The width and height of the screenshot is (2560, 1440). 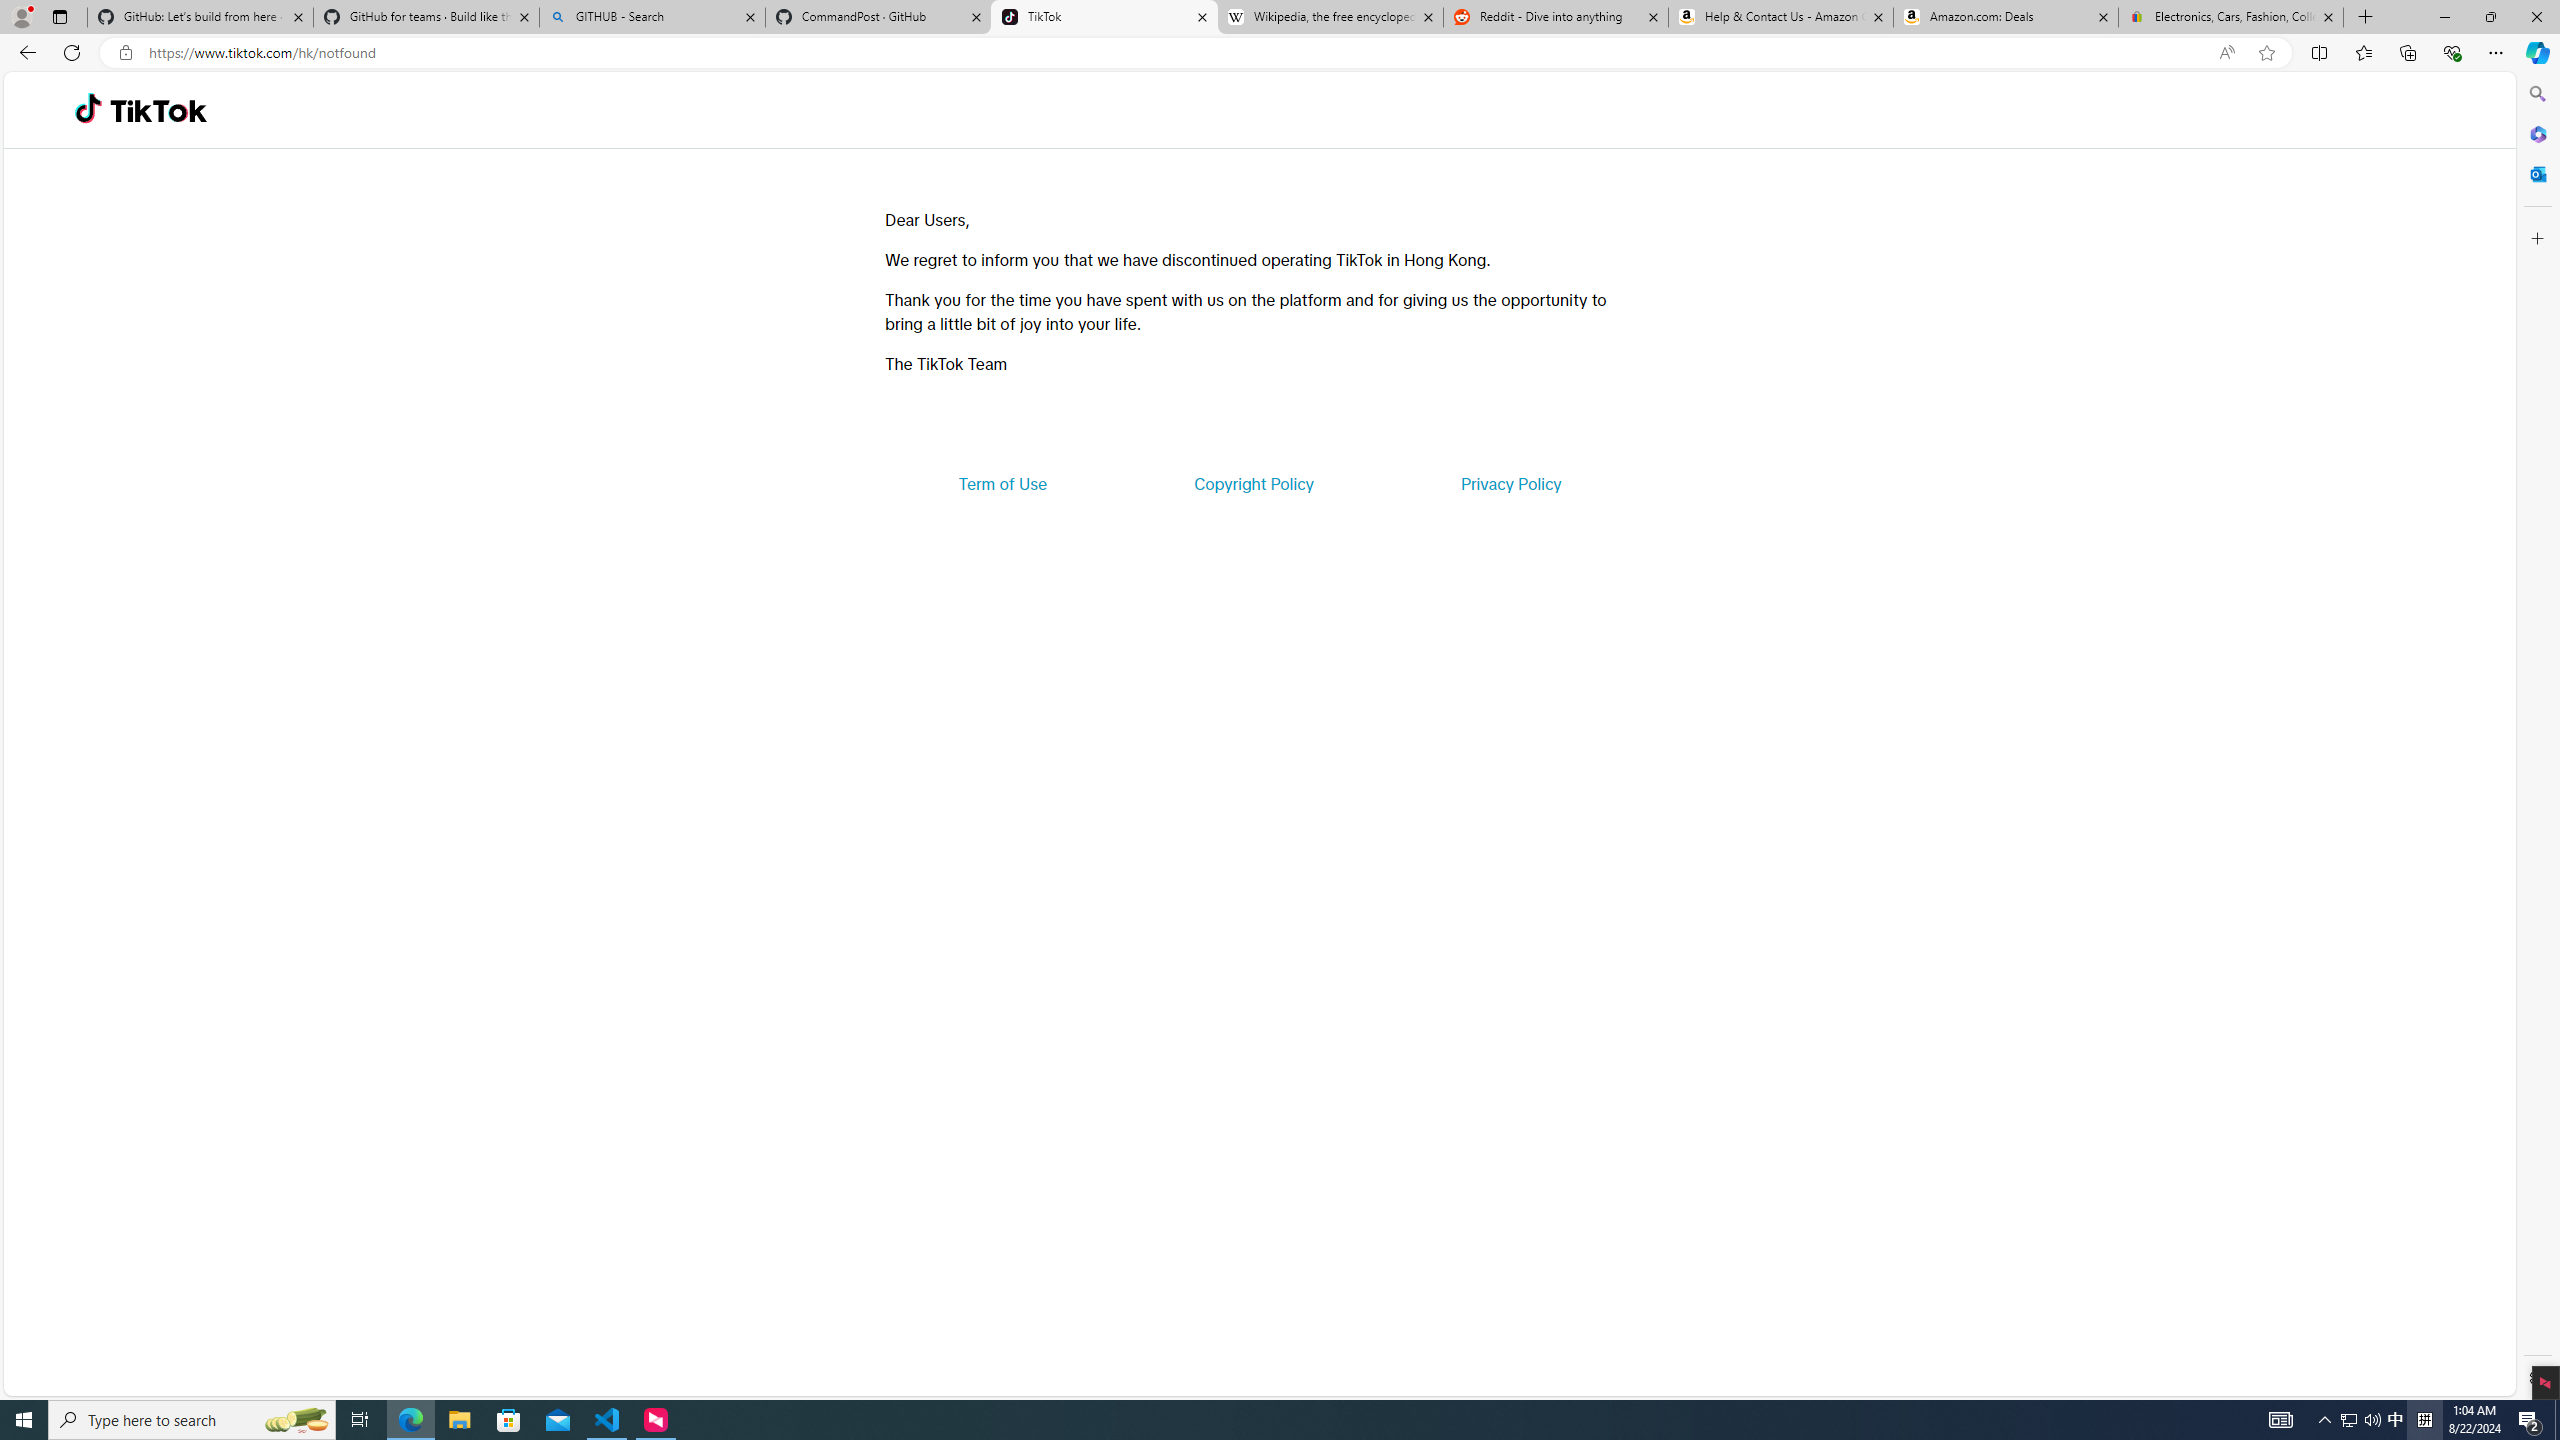 What do you see at coordinates (1252, 482) in the screenshot?
I see `'Copyright Policy'` at bounding box center [1252, 482].